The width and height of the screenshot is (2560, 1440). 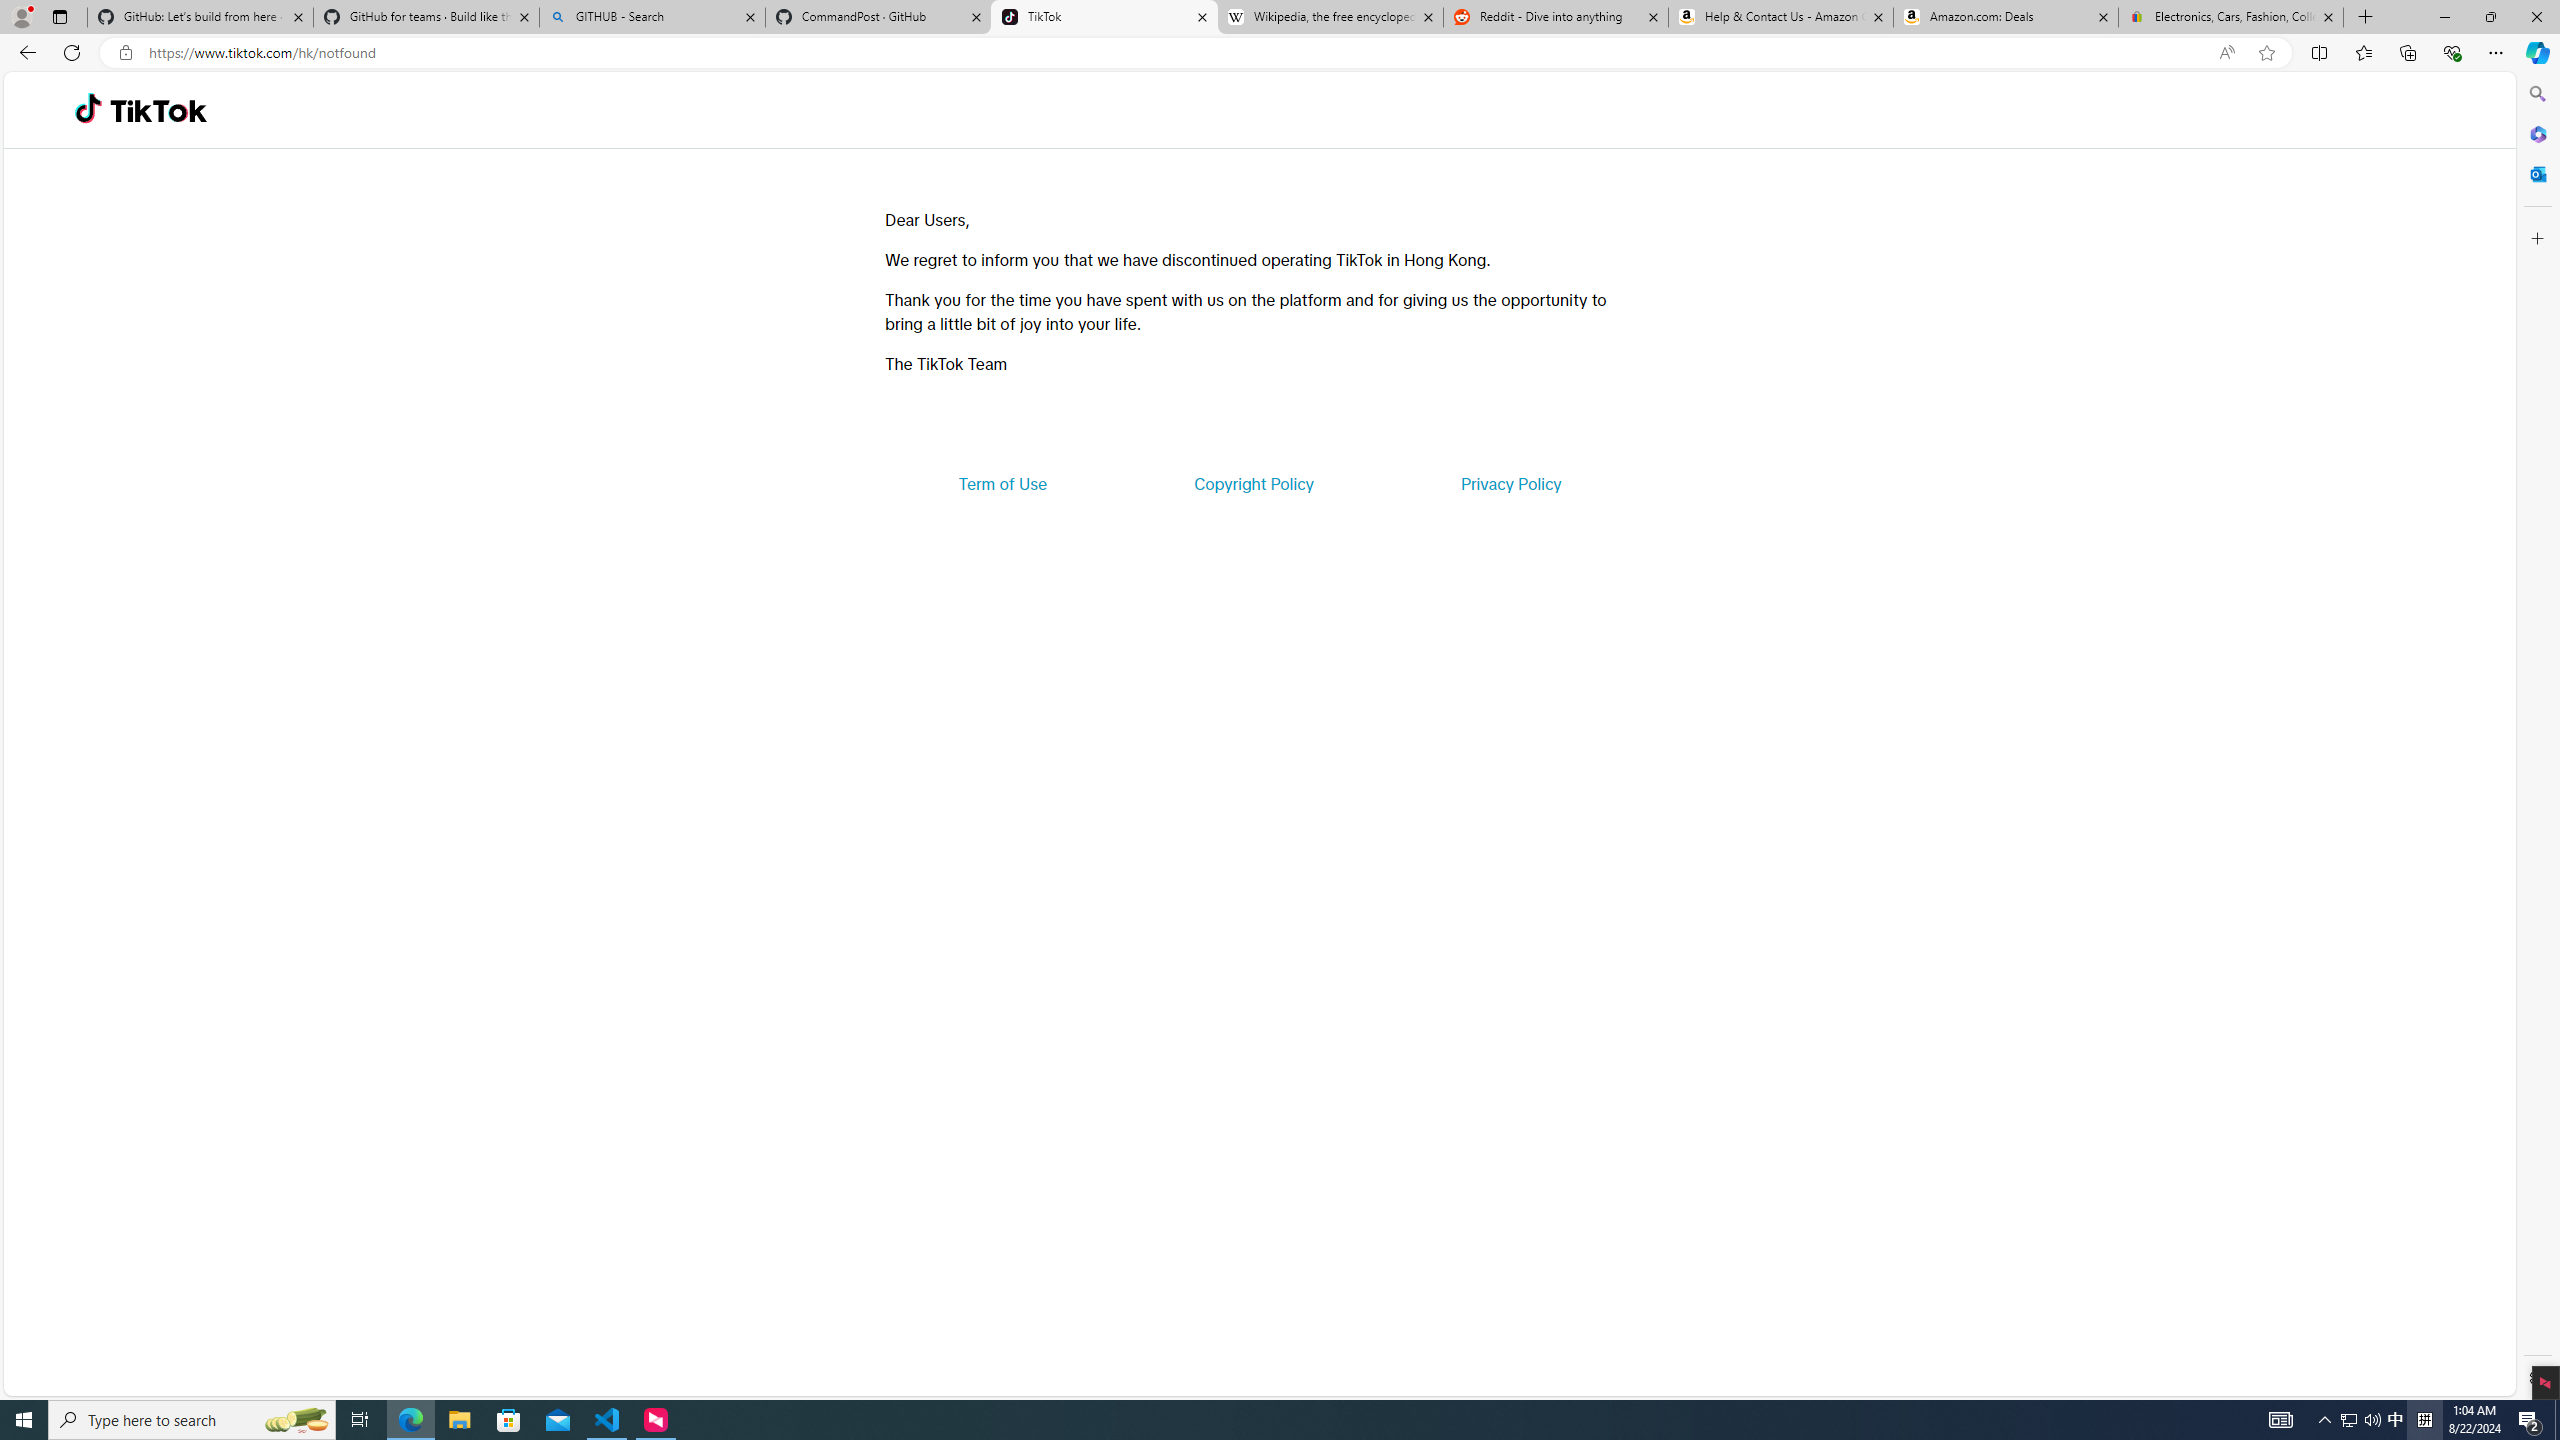 What do you see at coordinates (1252, 482) in the screenshot?
I see `'Copyright Policy'` at bounding box center [1252, 482].